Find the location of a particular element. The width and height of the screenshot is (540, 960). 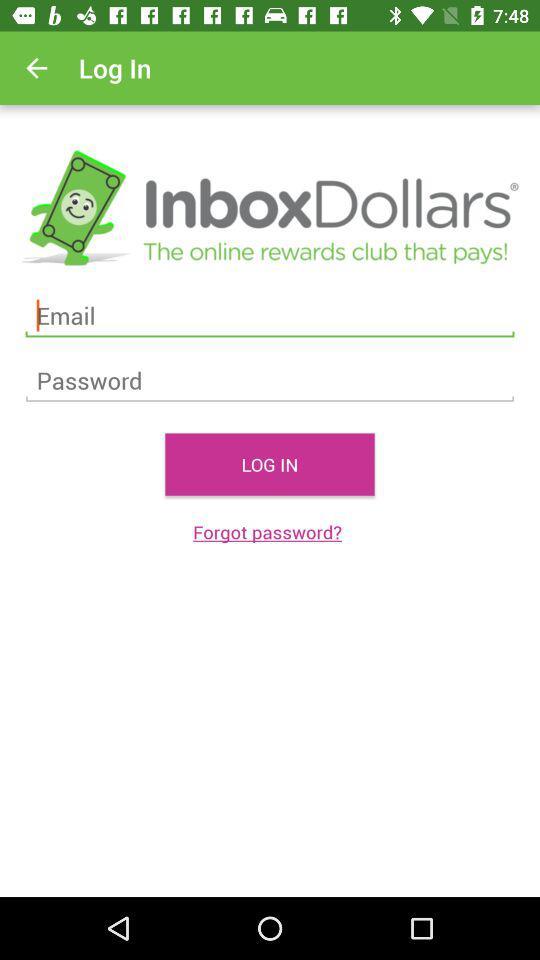

the forgot password?  icon is located at coordinates (269, 531).